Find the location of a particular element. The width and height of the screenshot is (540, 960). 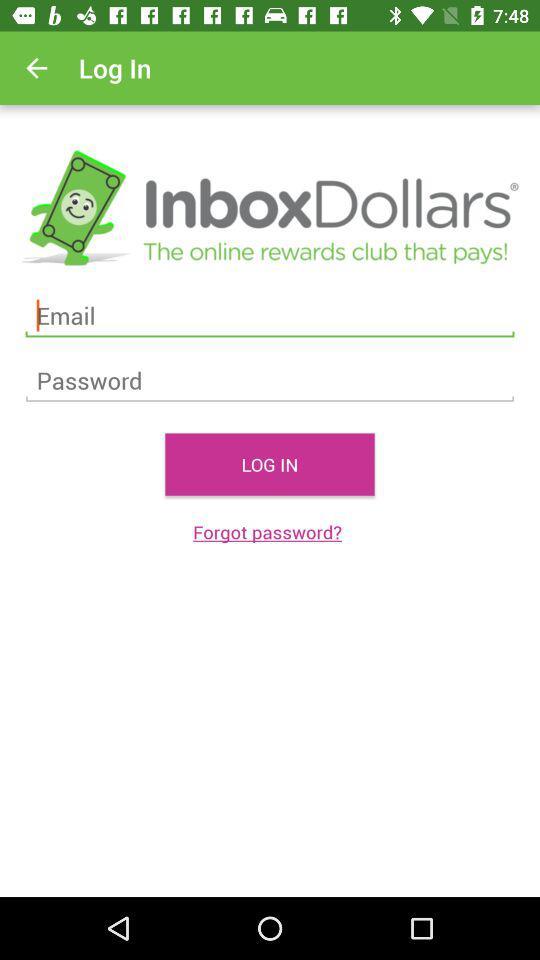

the forgot password?  icon is located at coordinates (269, 531).